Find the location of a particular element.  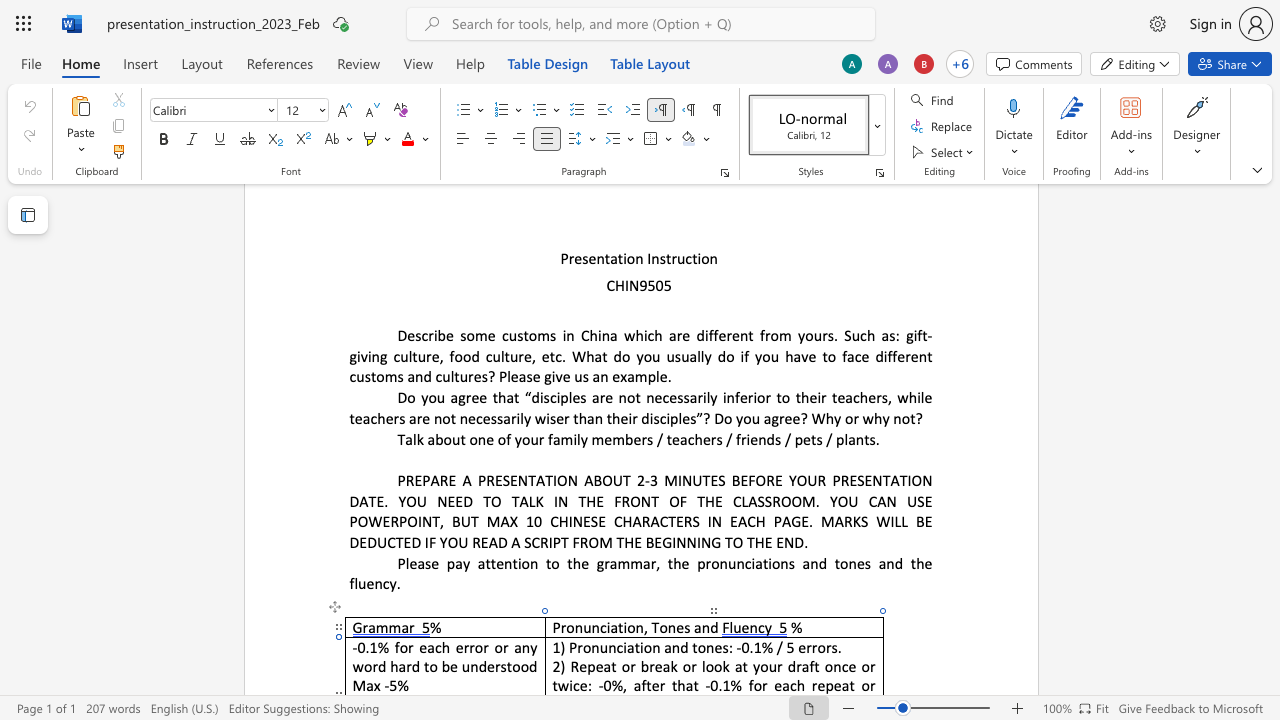

the space between the continuous character "r" and "s" in the text is located at coordinates (831, 647).